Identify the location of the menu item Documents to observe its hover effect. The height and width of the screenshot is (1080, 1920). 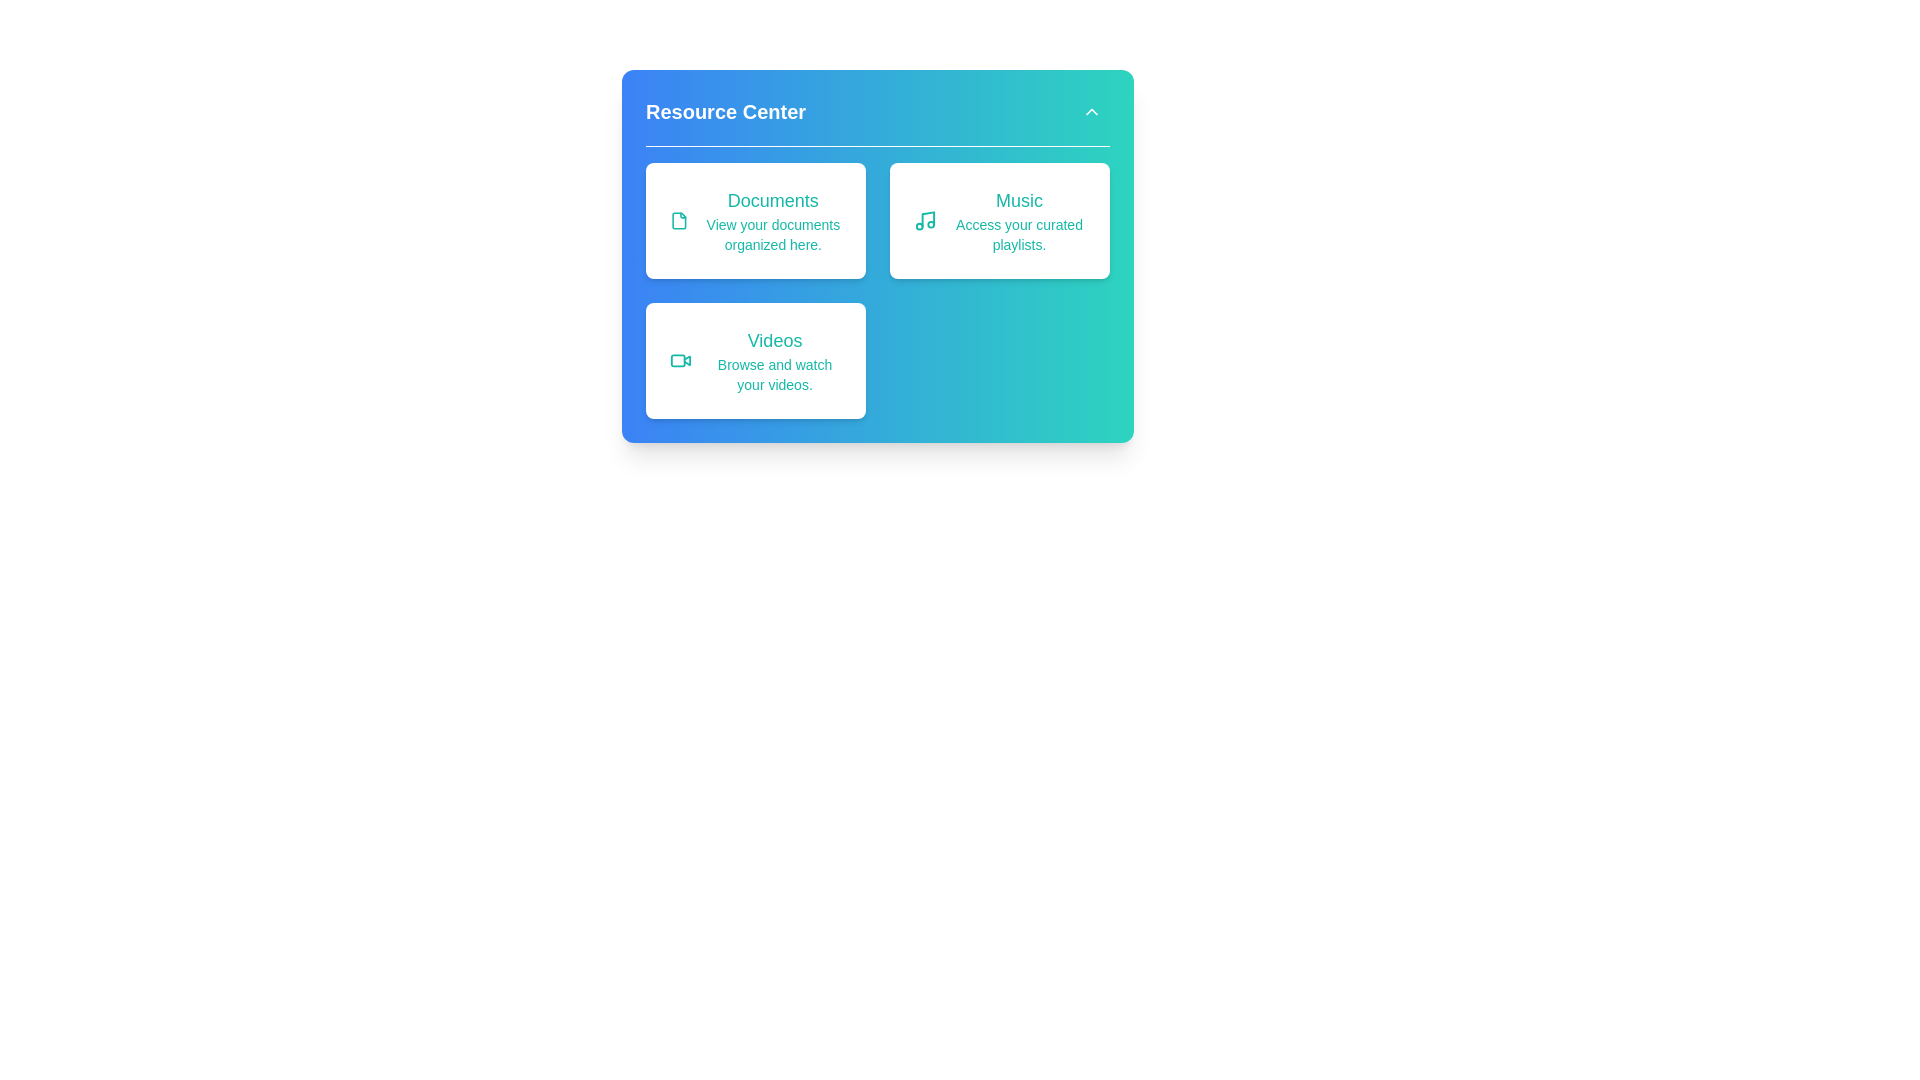
(754, 220).